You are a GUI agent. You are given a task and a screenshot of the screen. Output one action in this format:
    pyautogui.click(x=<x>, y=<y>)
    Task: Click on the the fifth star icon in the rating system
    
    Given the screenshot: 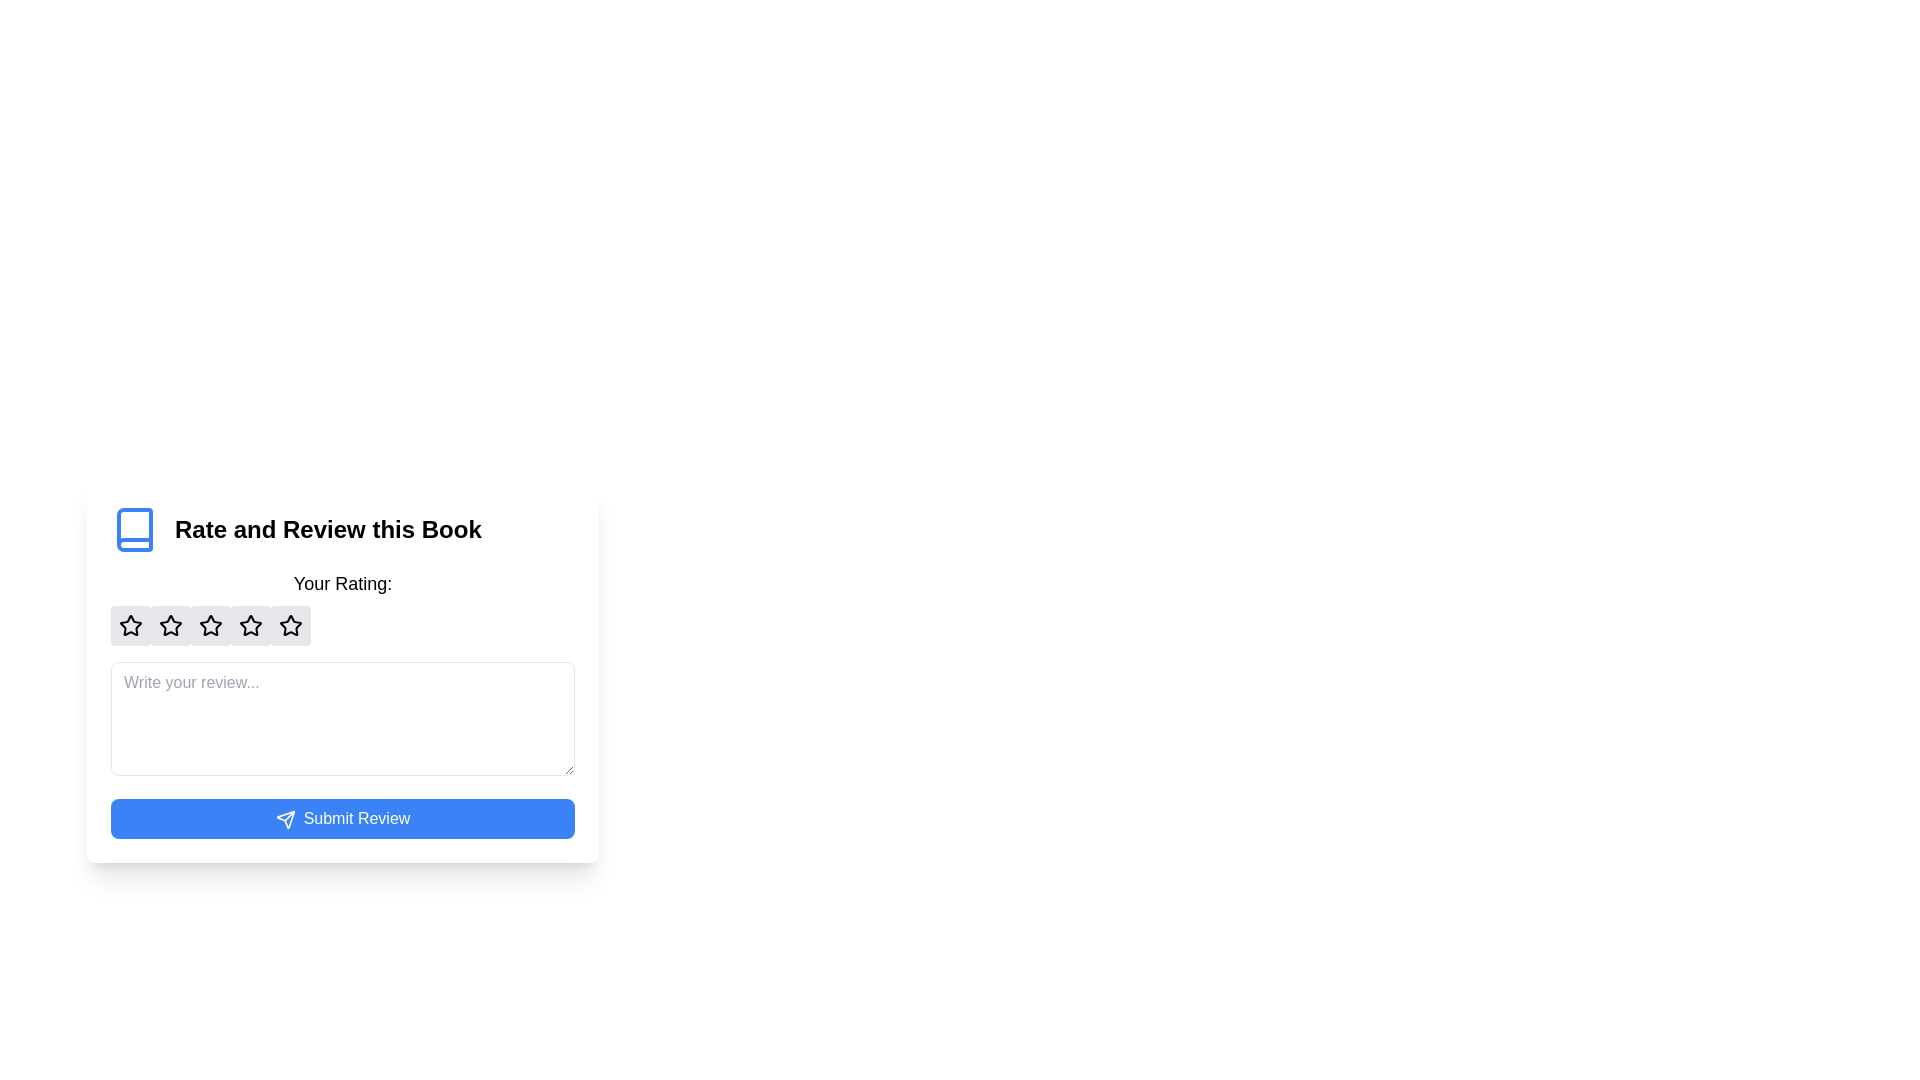 What is the action you would take?
    pyautogui.click(x=290, y=624)
    